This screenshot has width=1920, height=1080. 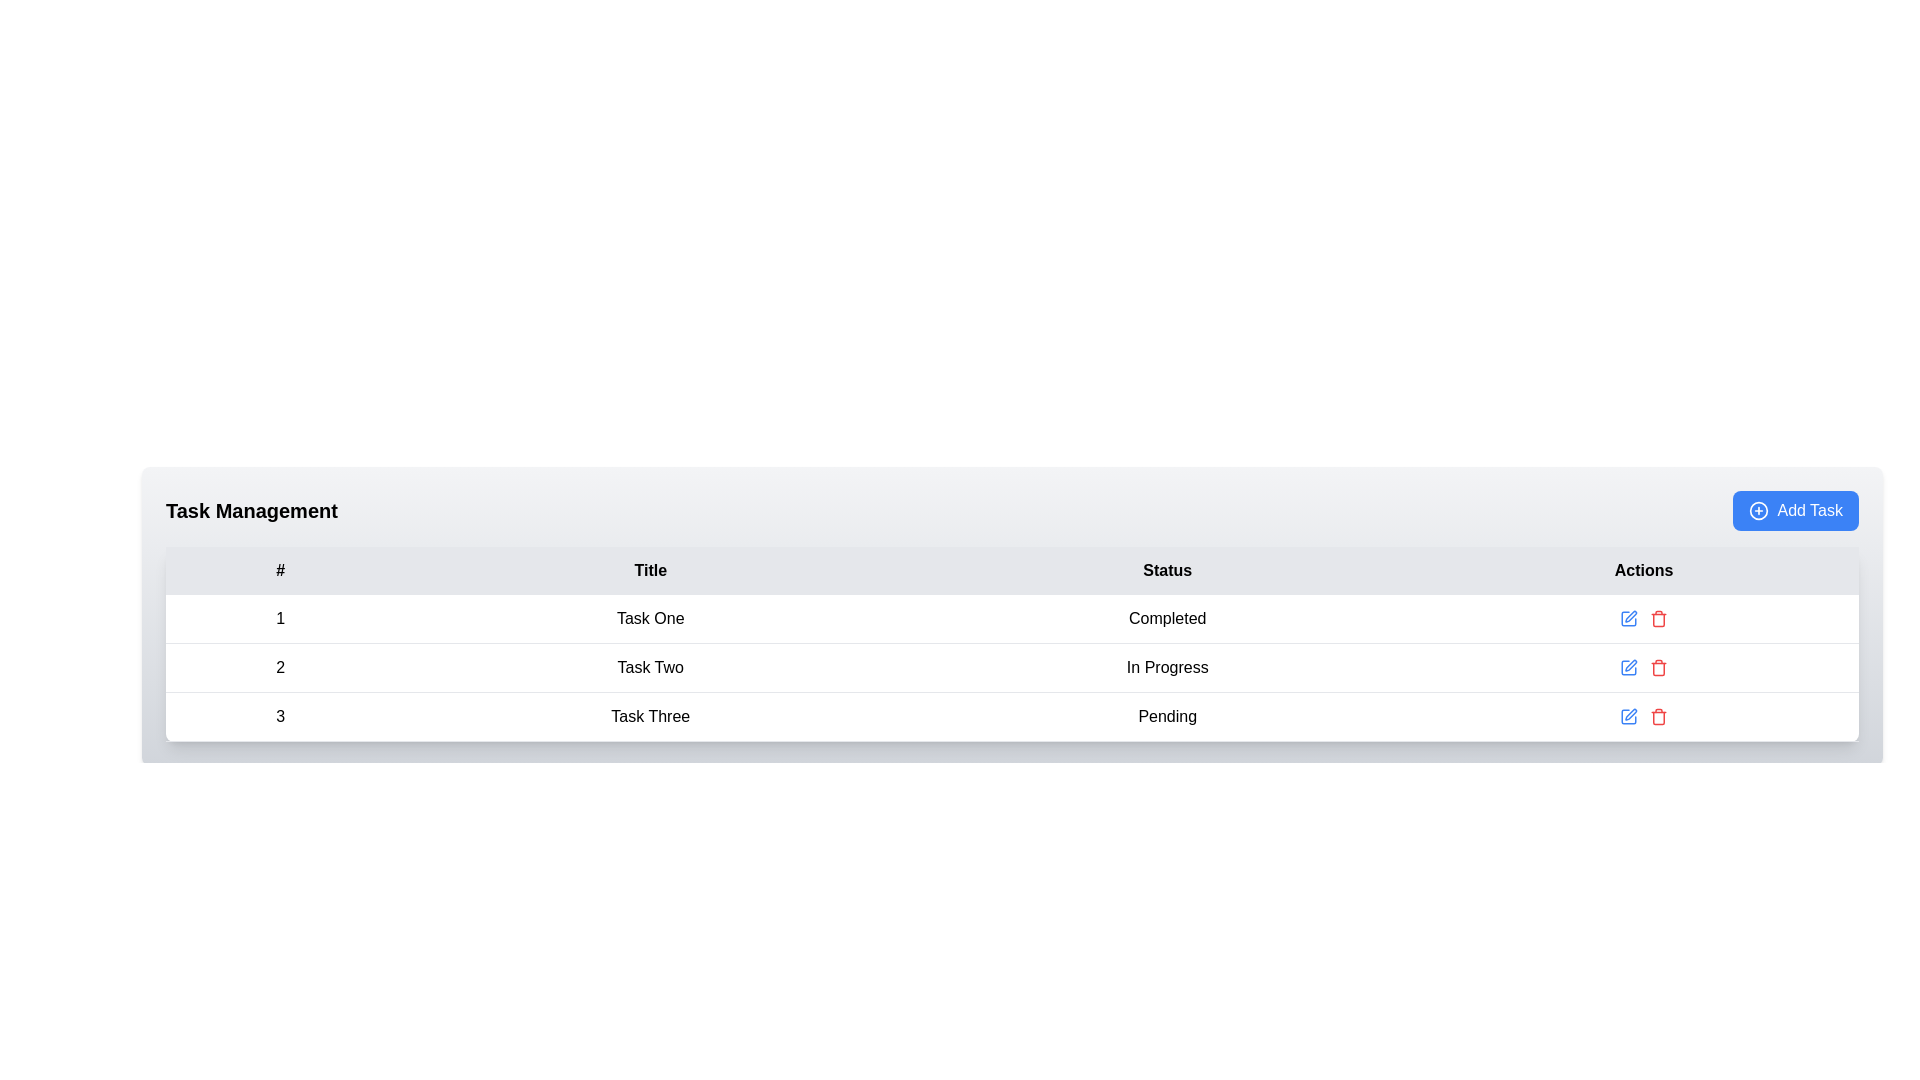 I want to click on the static text label displaying the symbol '#' in the header row of the table, which is the leftmost header among 'Title', 'Status', and 'Actions', so click(x=279, y=570).